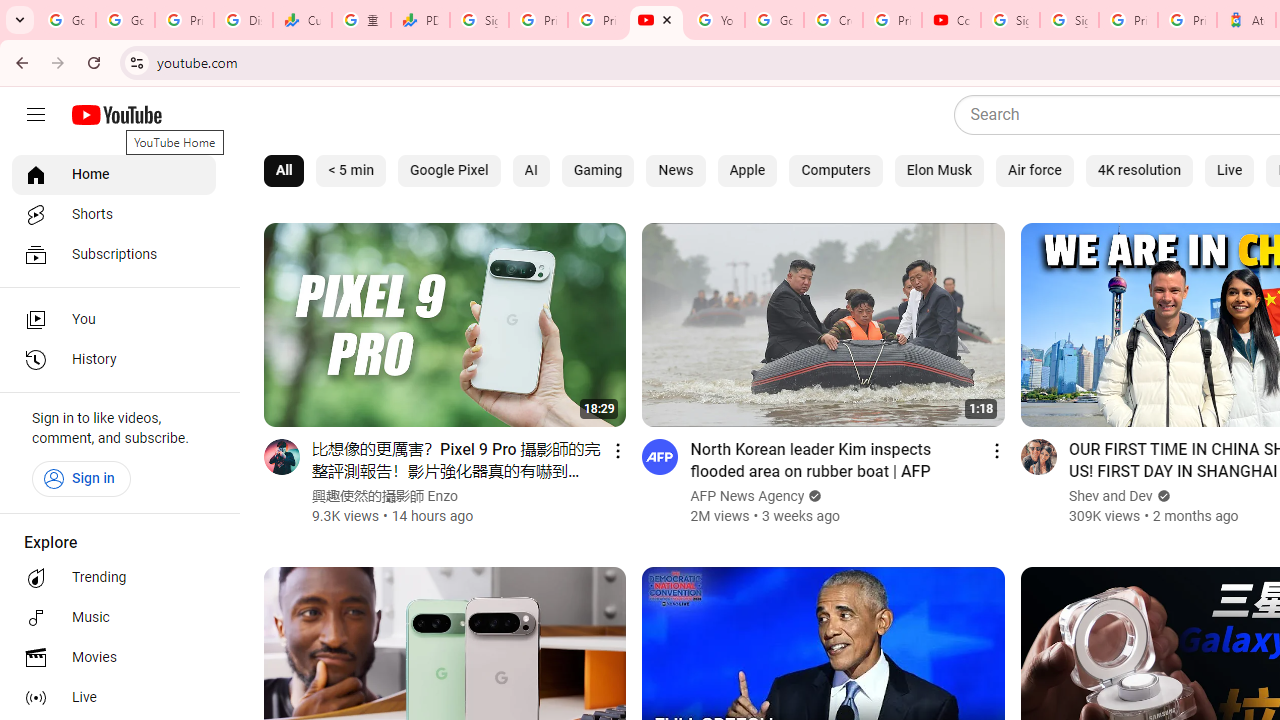 The image size is (1280, 720). Describe the element at coordinates (746, 170) in the screenshot. I see `'Apple'` at that location.